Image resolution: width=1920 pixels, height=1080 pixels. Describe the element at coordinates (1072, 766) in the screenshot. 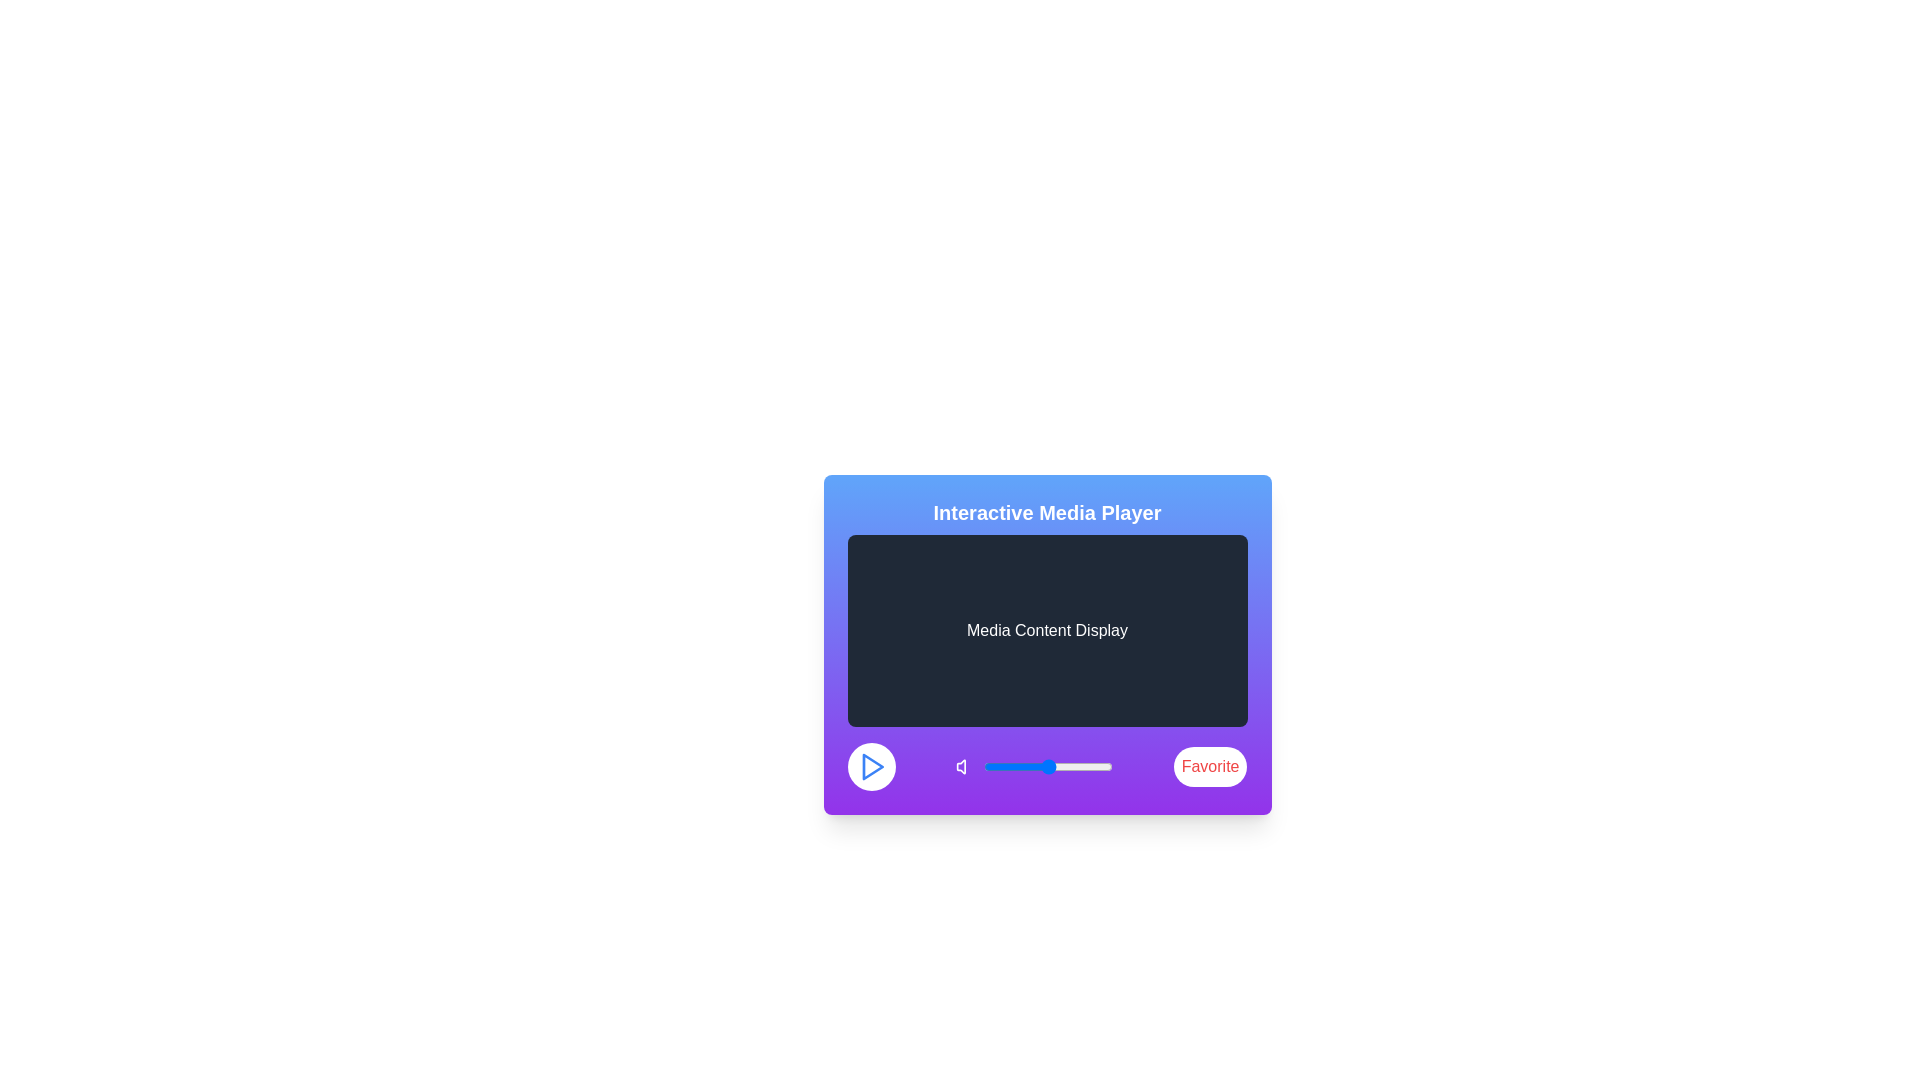

I see `the slider` at that location.